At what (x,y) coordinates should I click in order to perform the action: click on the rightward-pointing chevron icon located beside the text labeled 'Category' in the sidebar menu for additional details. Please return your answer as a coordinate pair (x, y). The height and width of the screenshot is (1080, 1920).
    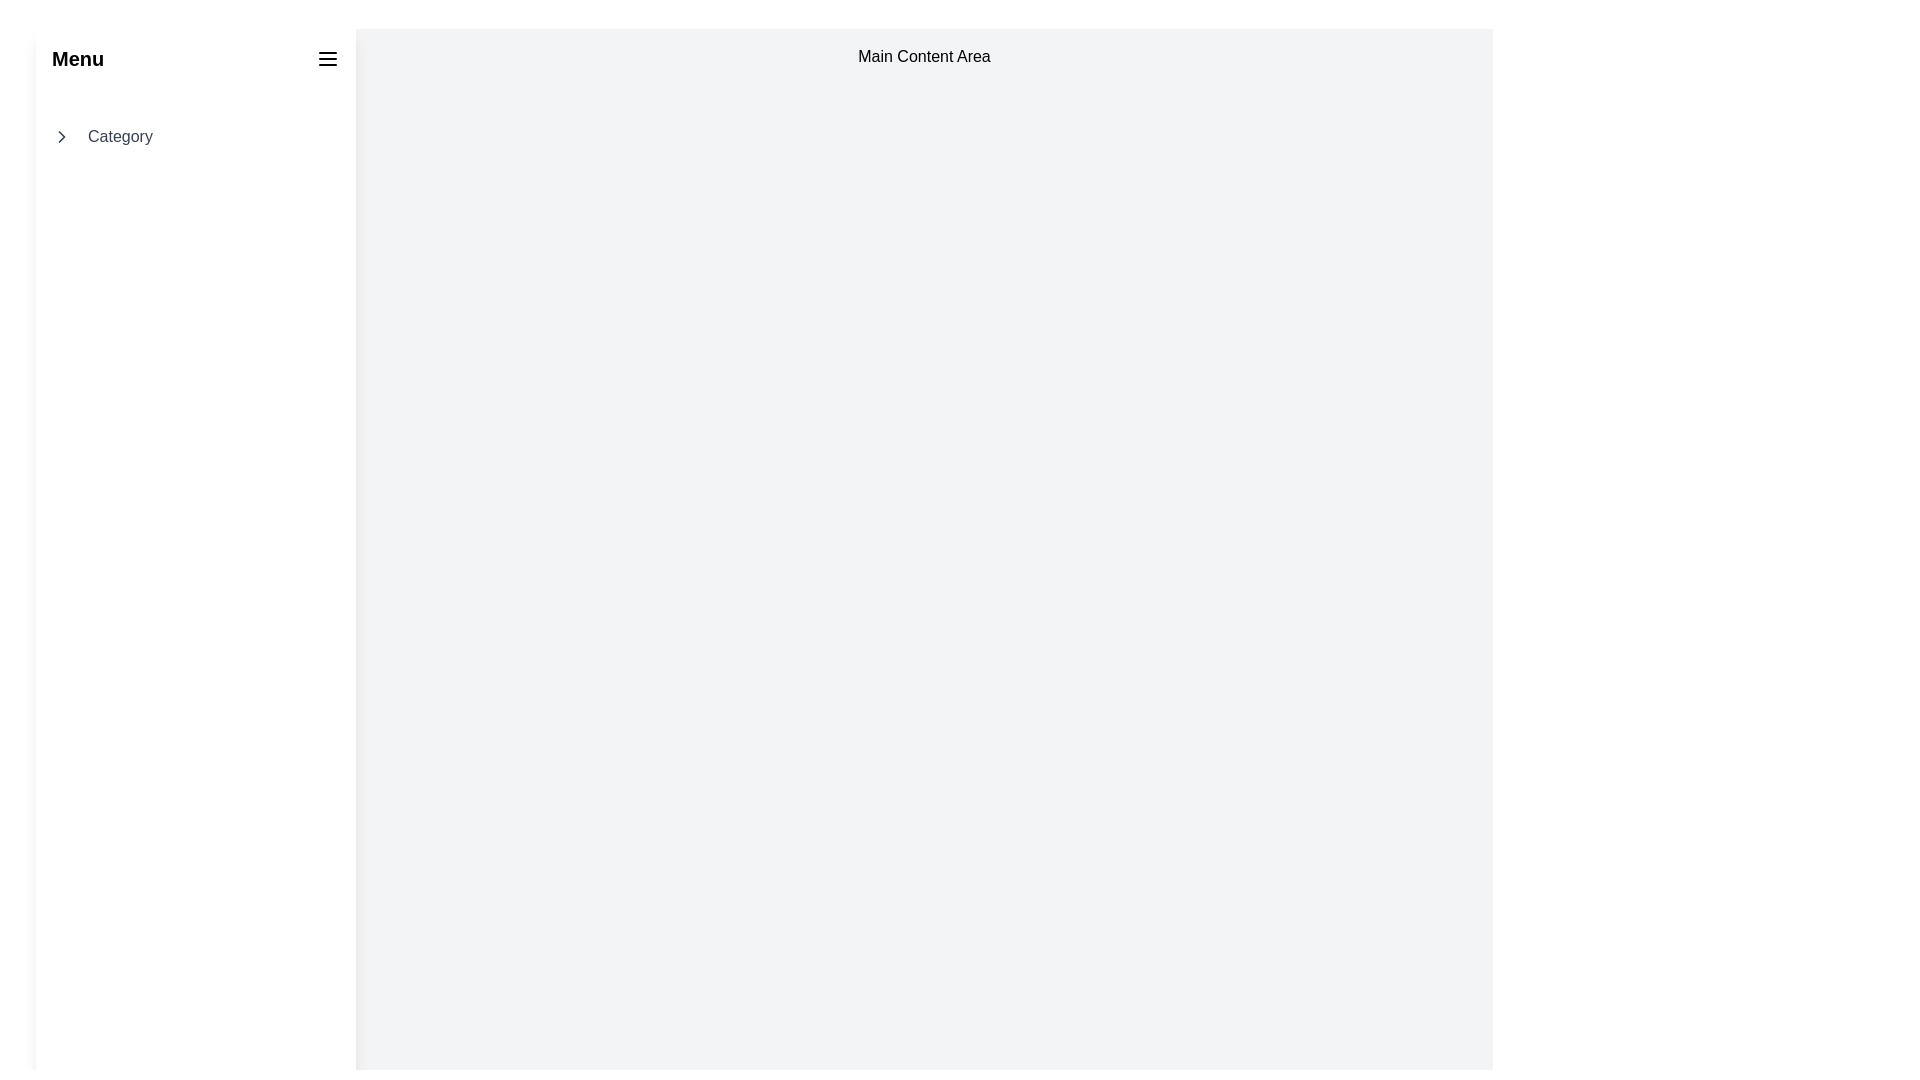
    Looking at the image, I should click on (62, 136).